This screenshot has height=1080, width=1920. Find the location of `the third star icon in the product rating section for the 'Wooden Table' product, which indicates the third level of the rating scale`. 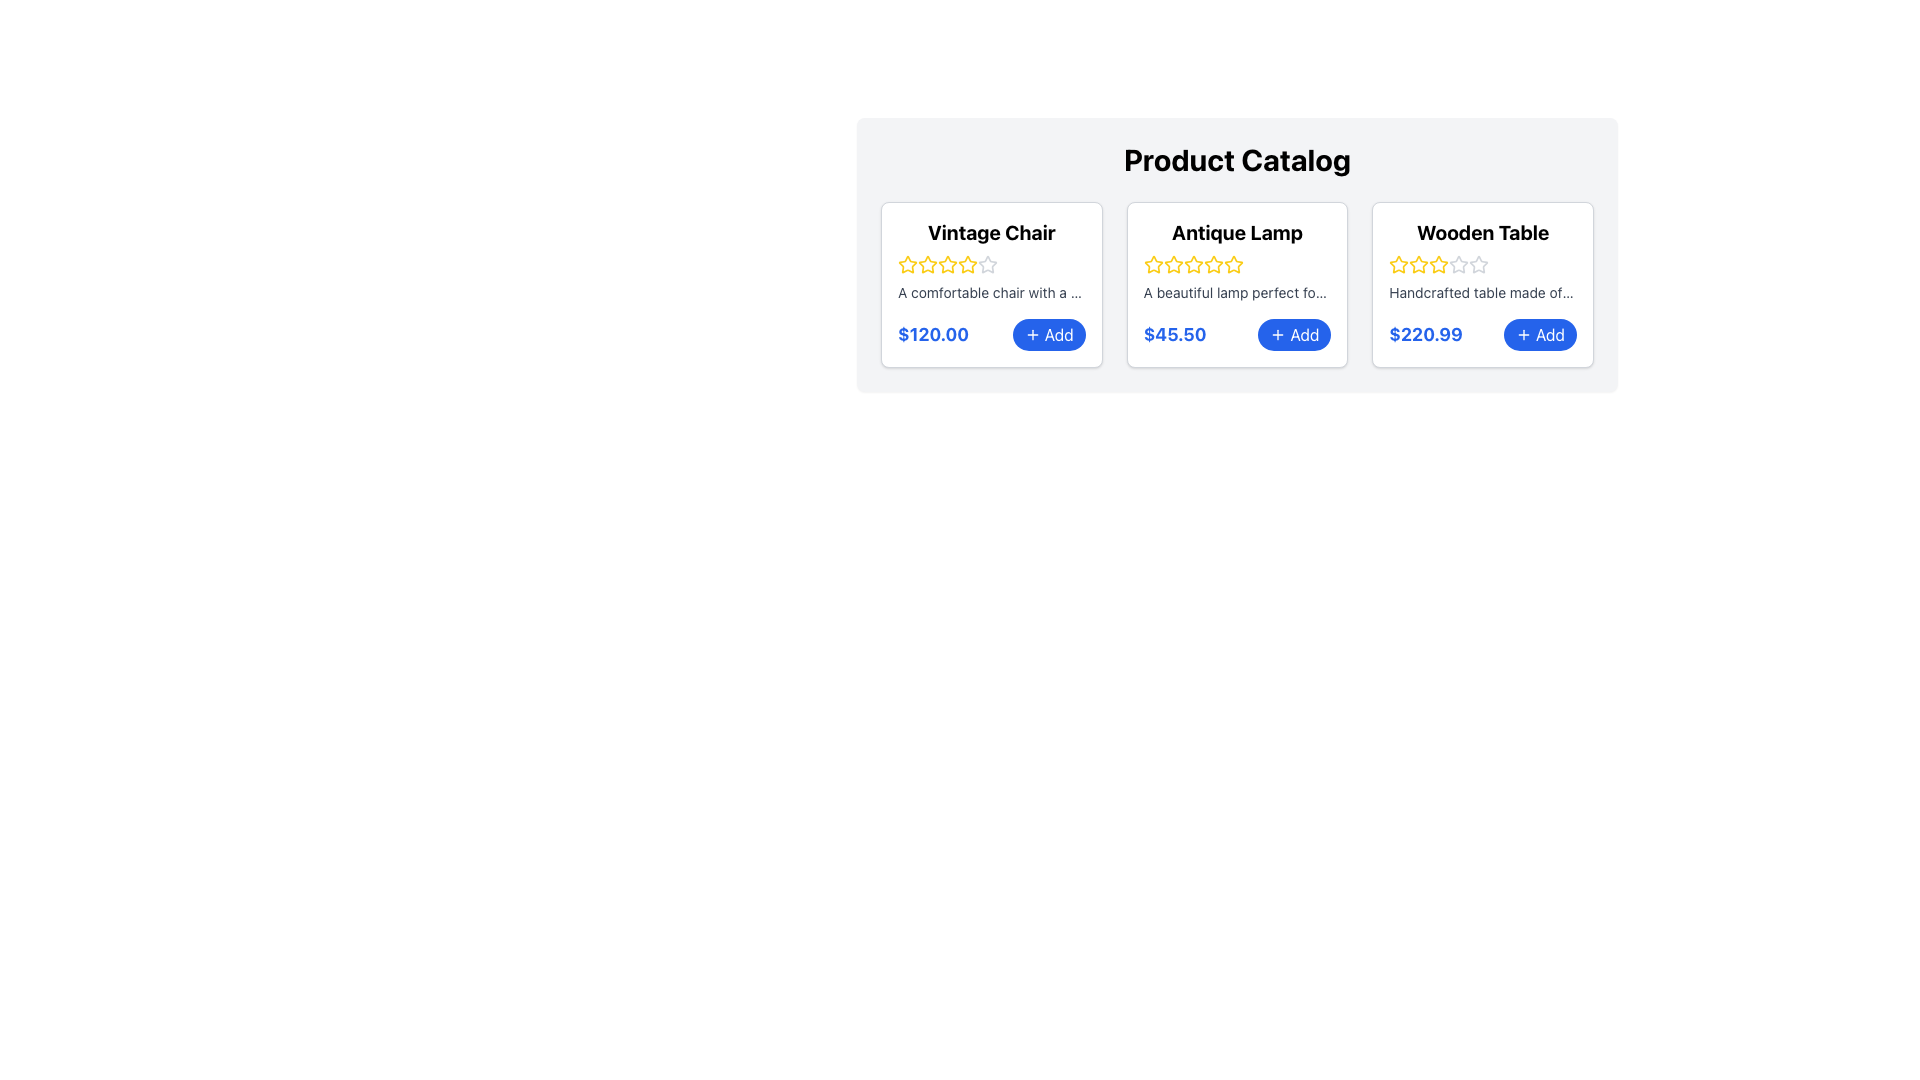

the third star icon in the product rating section for the 'Wooden Table' product, which indicates the third level of the rating scale is located at coordinates (1479, 263).